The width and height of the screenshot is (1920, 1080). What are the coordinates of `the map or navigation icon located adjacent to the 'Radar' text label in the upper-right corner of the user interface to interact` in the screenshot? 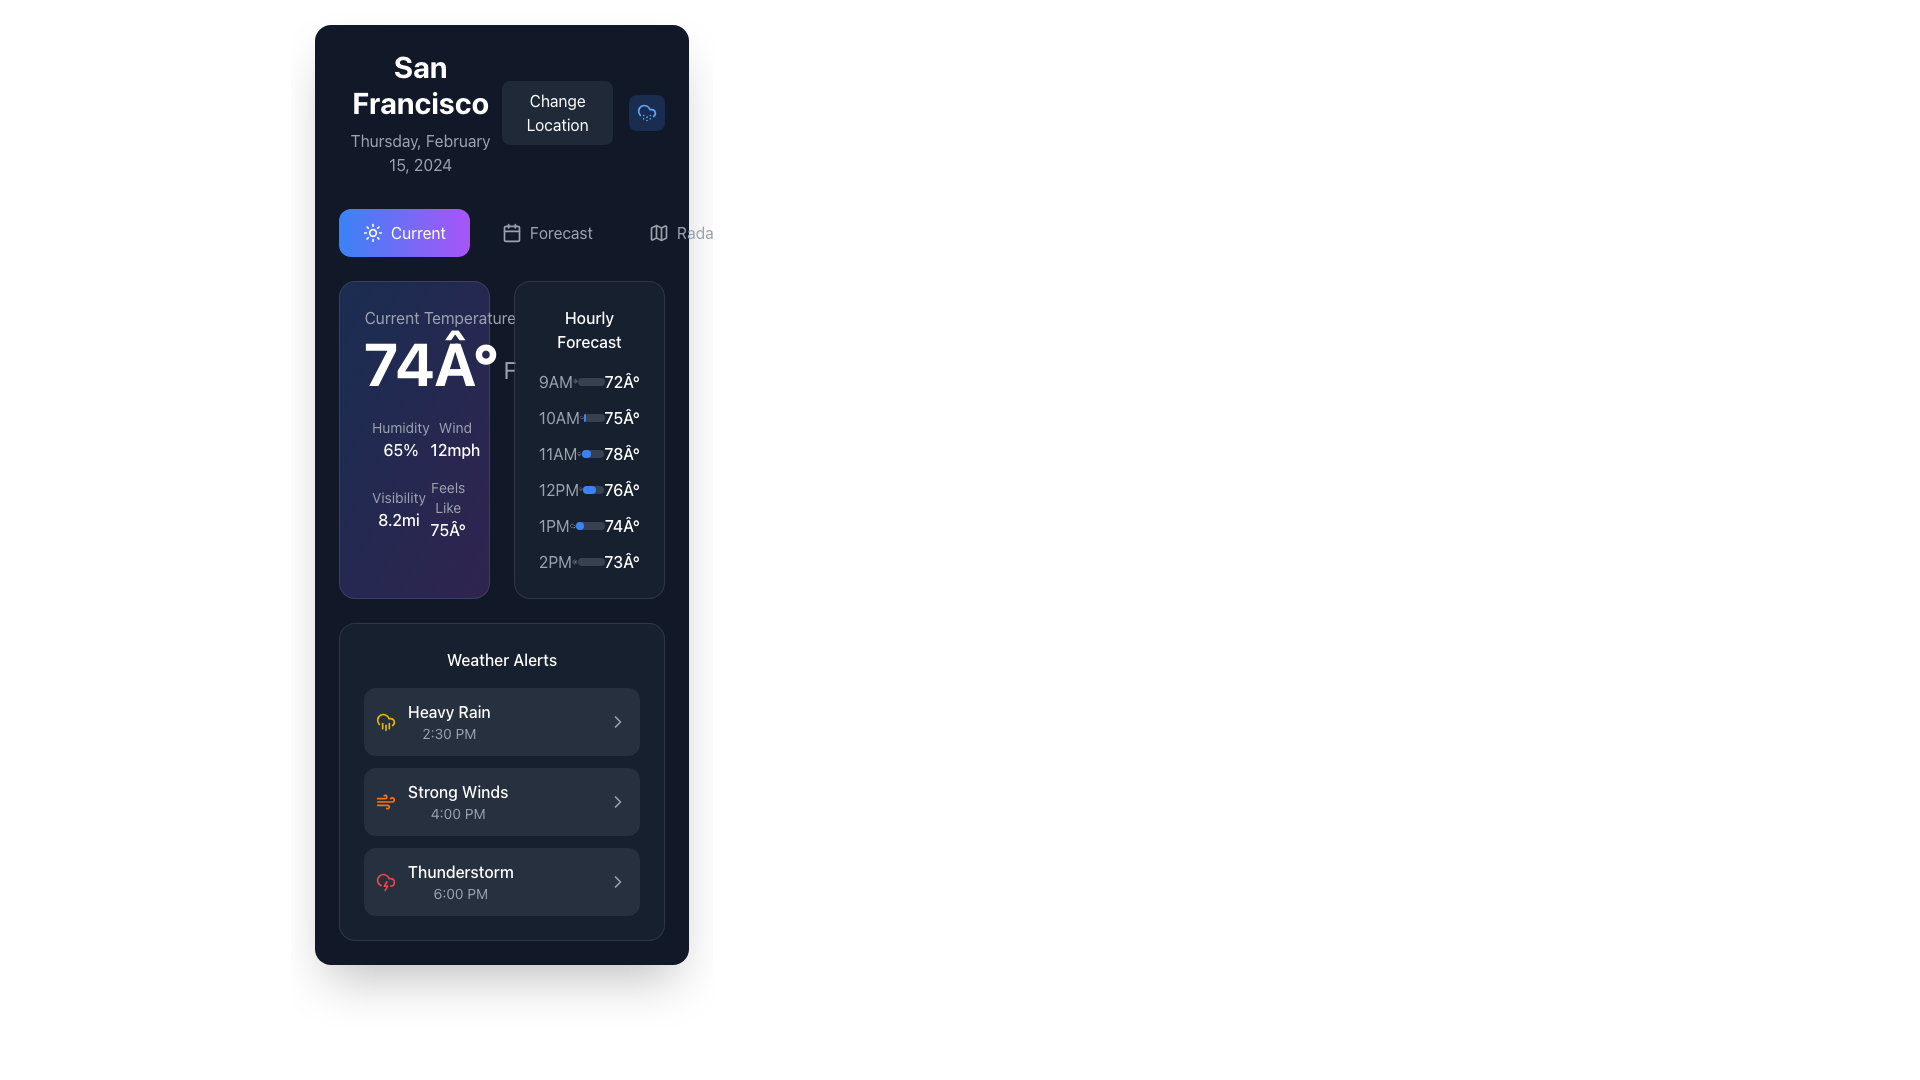 It's located at (658, 231).